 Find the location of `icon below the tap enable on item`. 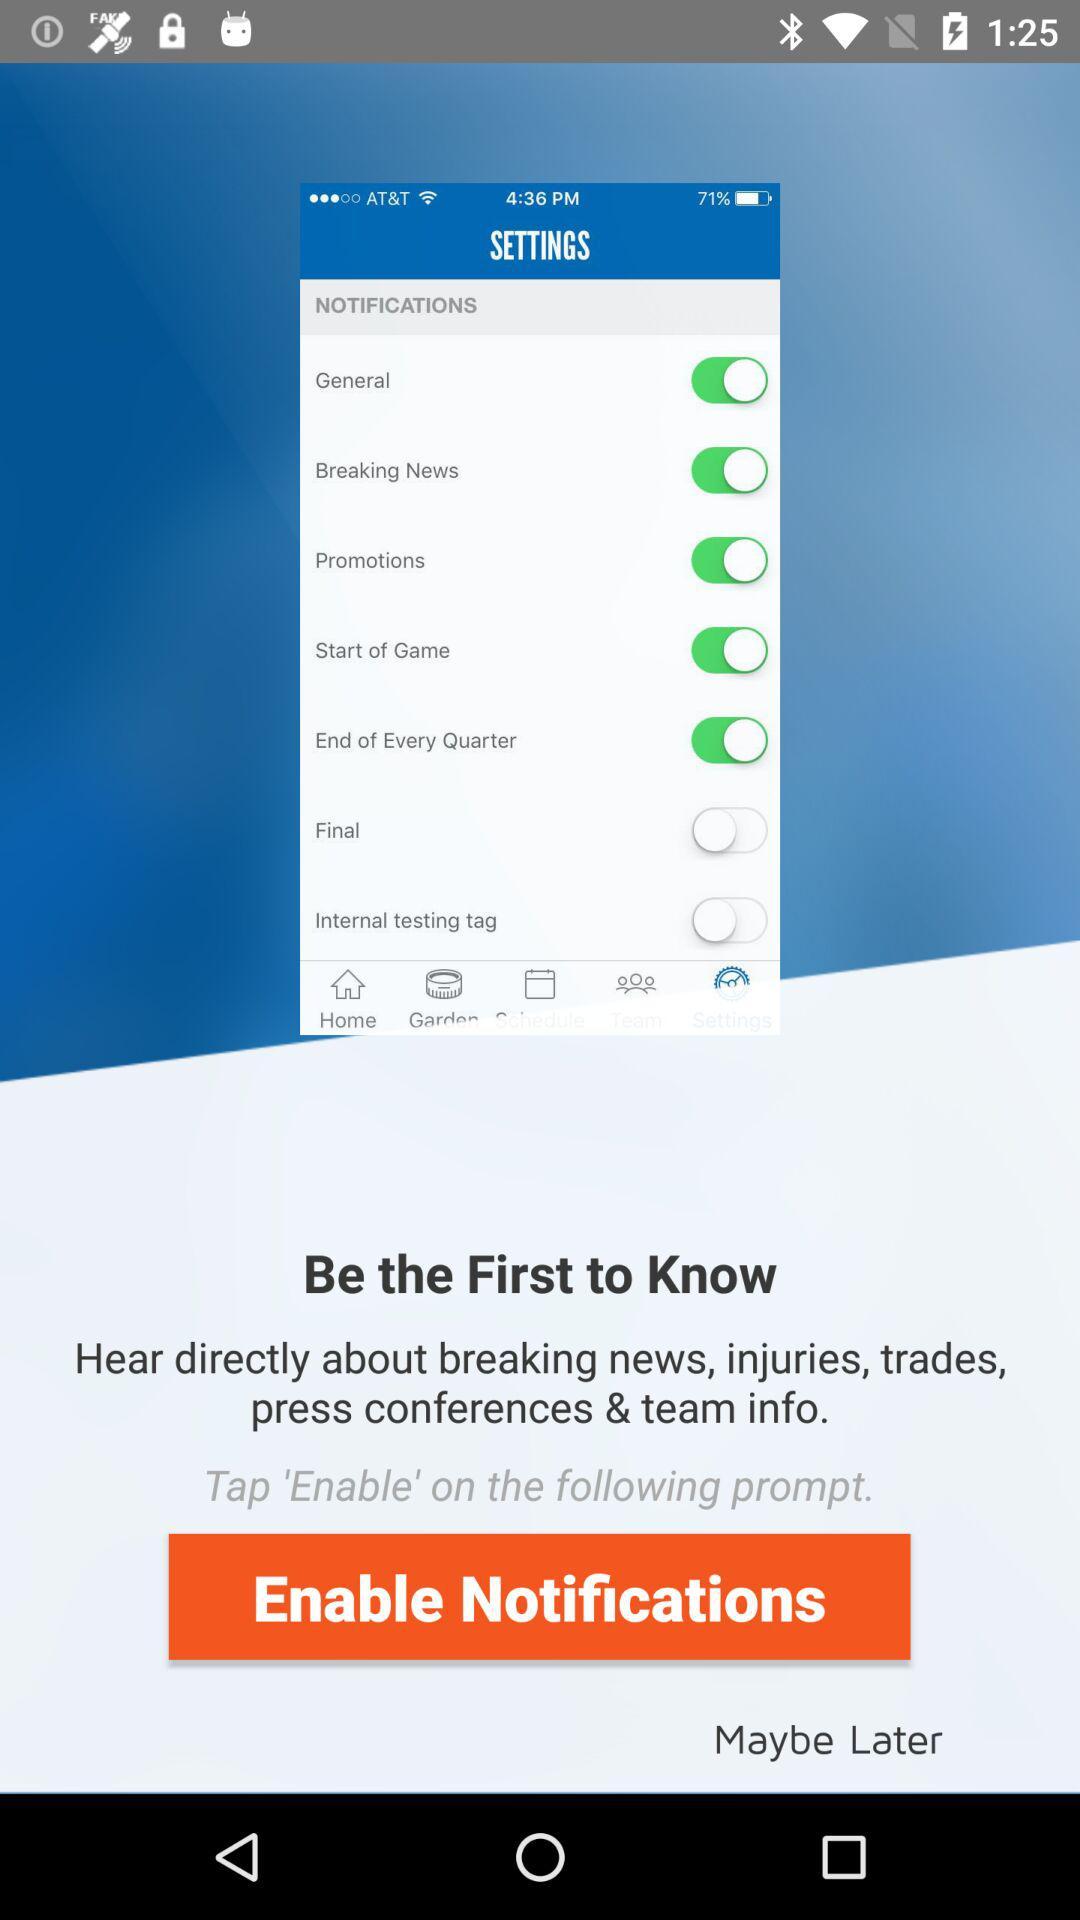

icon below the tap enable on item is located at coordinates (538, 1595).